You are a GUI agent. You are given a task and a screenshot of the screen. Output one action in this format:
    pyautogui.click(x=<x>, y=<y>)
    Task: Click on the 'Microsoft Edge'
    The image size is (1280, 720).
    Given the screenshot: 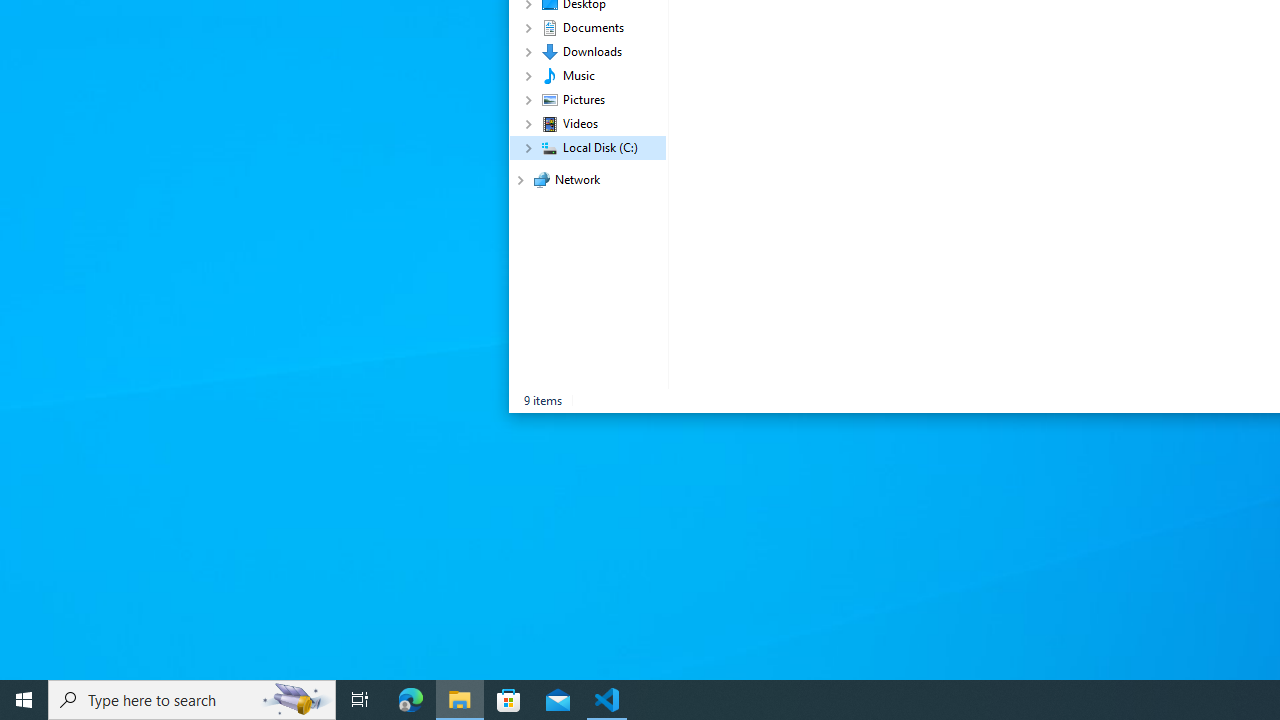 What is the action you would take?
    pyautogui.click(x=410, y=698)
    